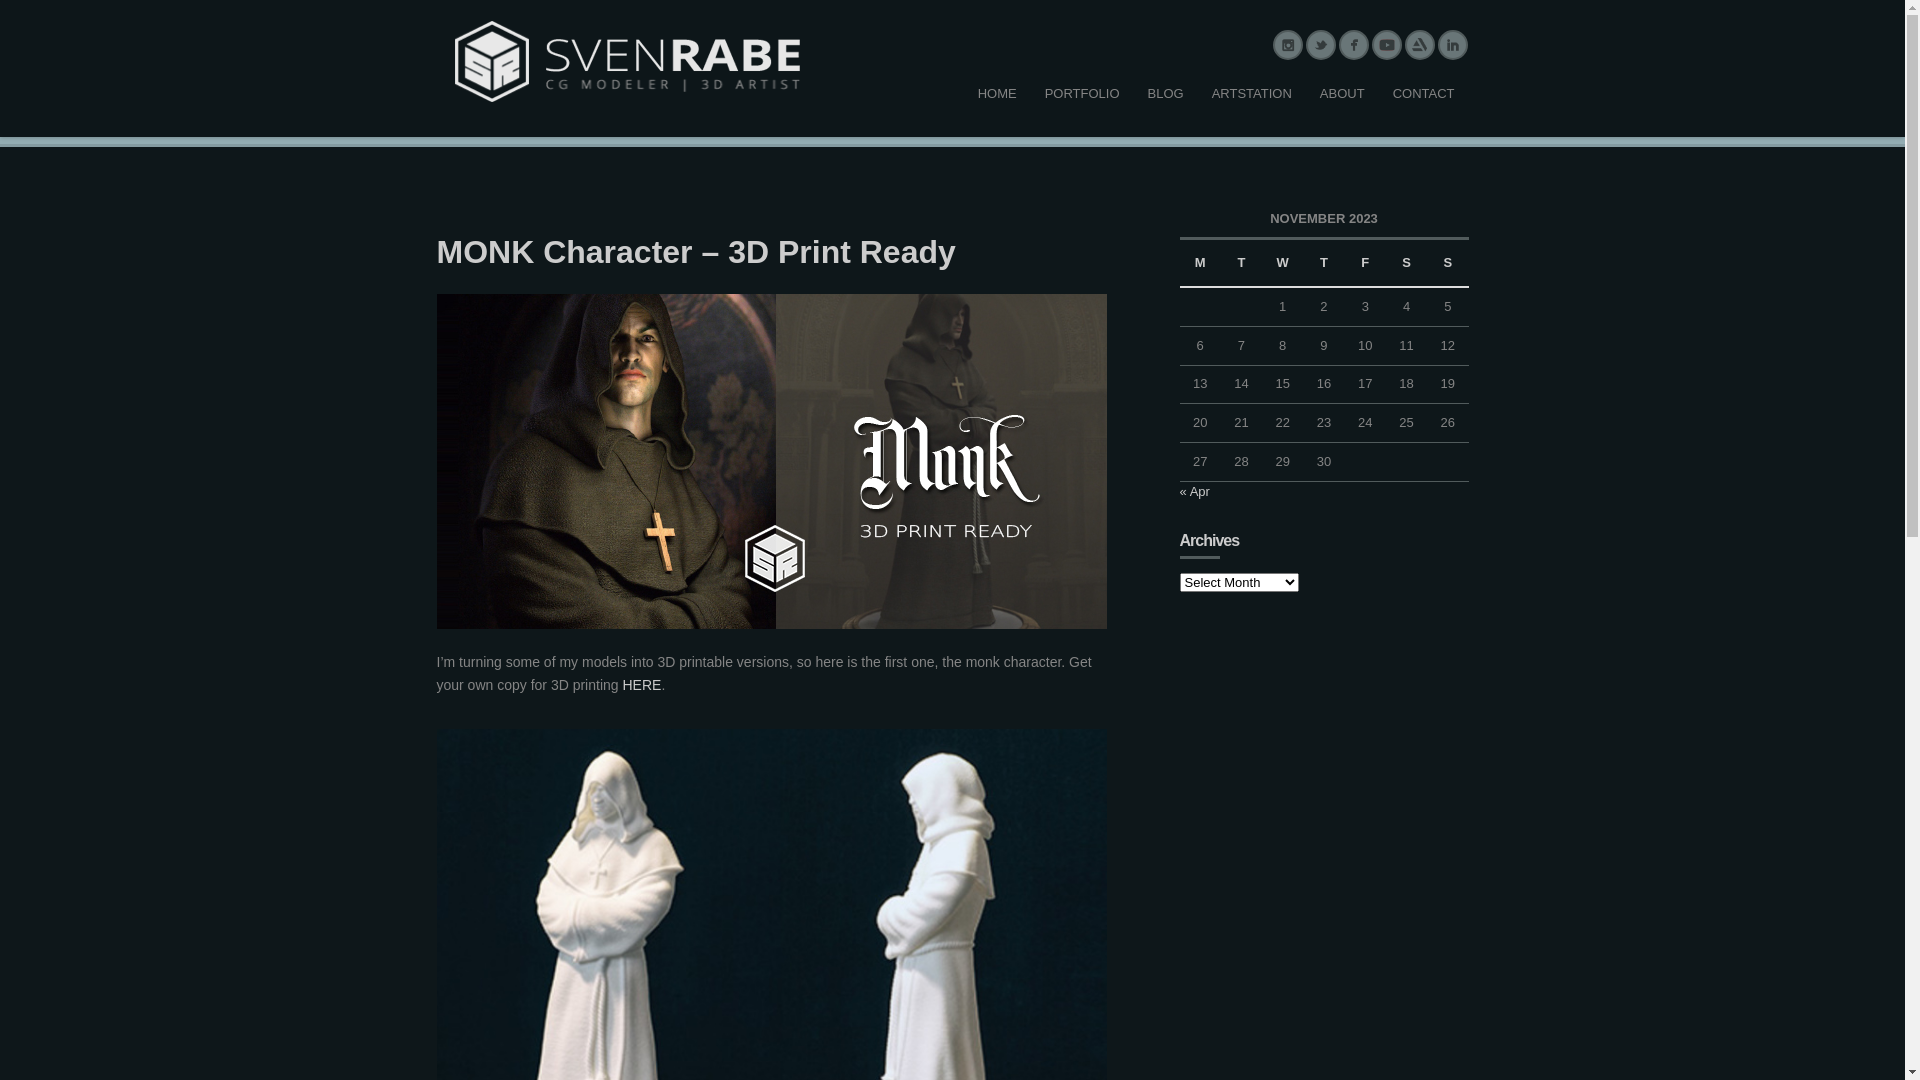  Describe the element at coordinates (1452, 45) in the screenshot. I see `'LinkedIn Profile'` at that location.